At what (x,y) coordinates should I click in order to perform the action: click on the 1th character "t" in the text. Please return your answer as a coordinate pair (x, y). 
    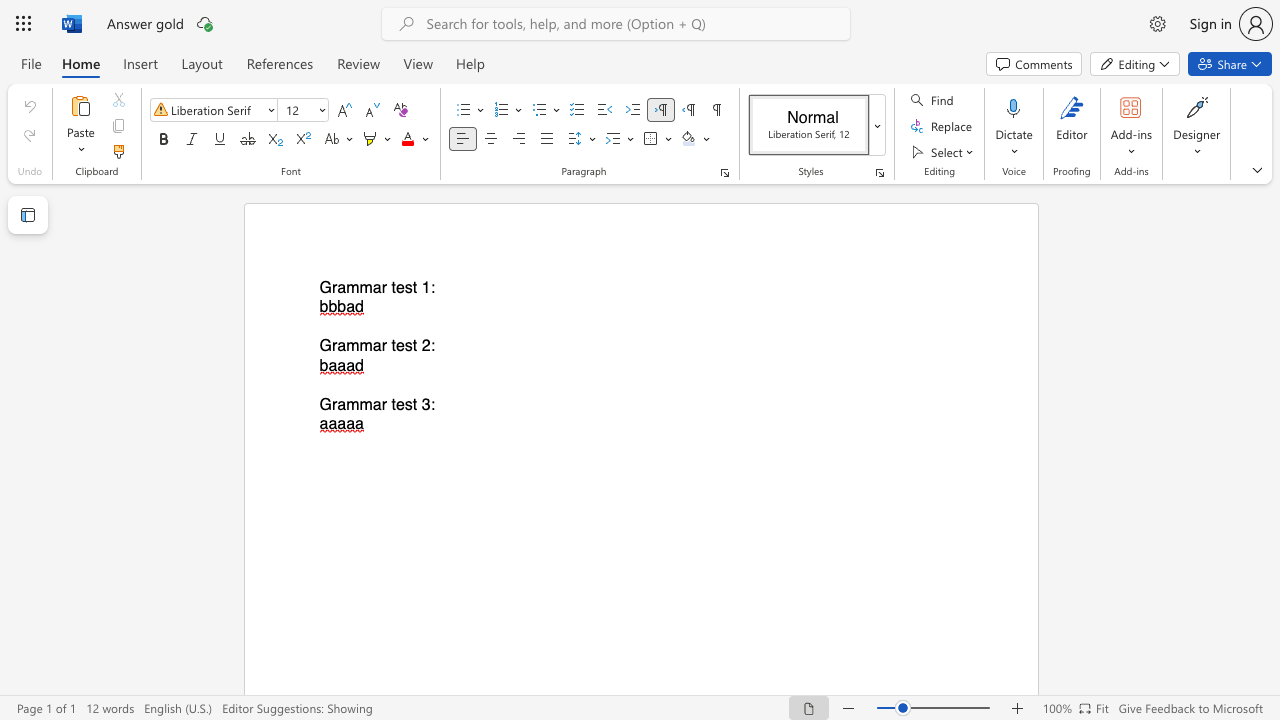
    Looking at the image, I should click on (393, 345).